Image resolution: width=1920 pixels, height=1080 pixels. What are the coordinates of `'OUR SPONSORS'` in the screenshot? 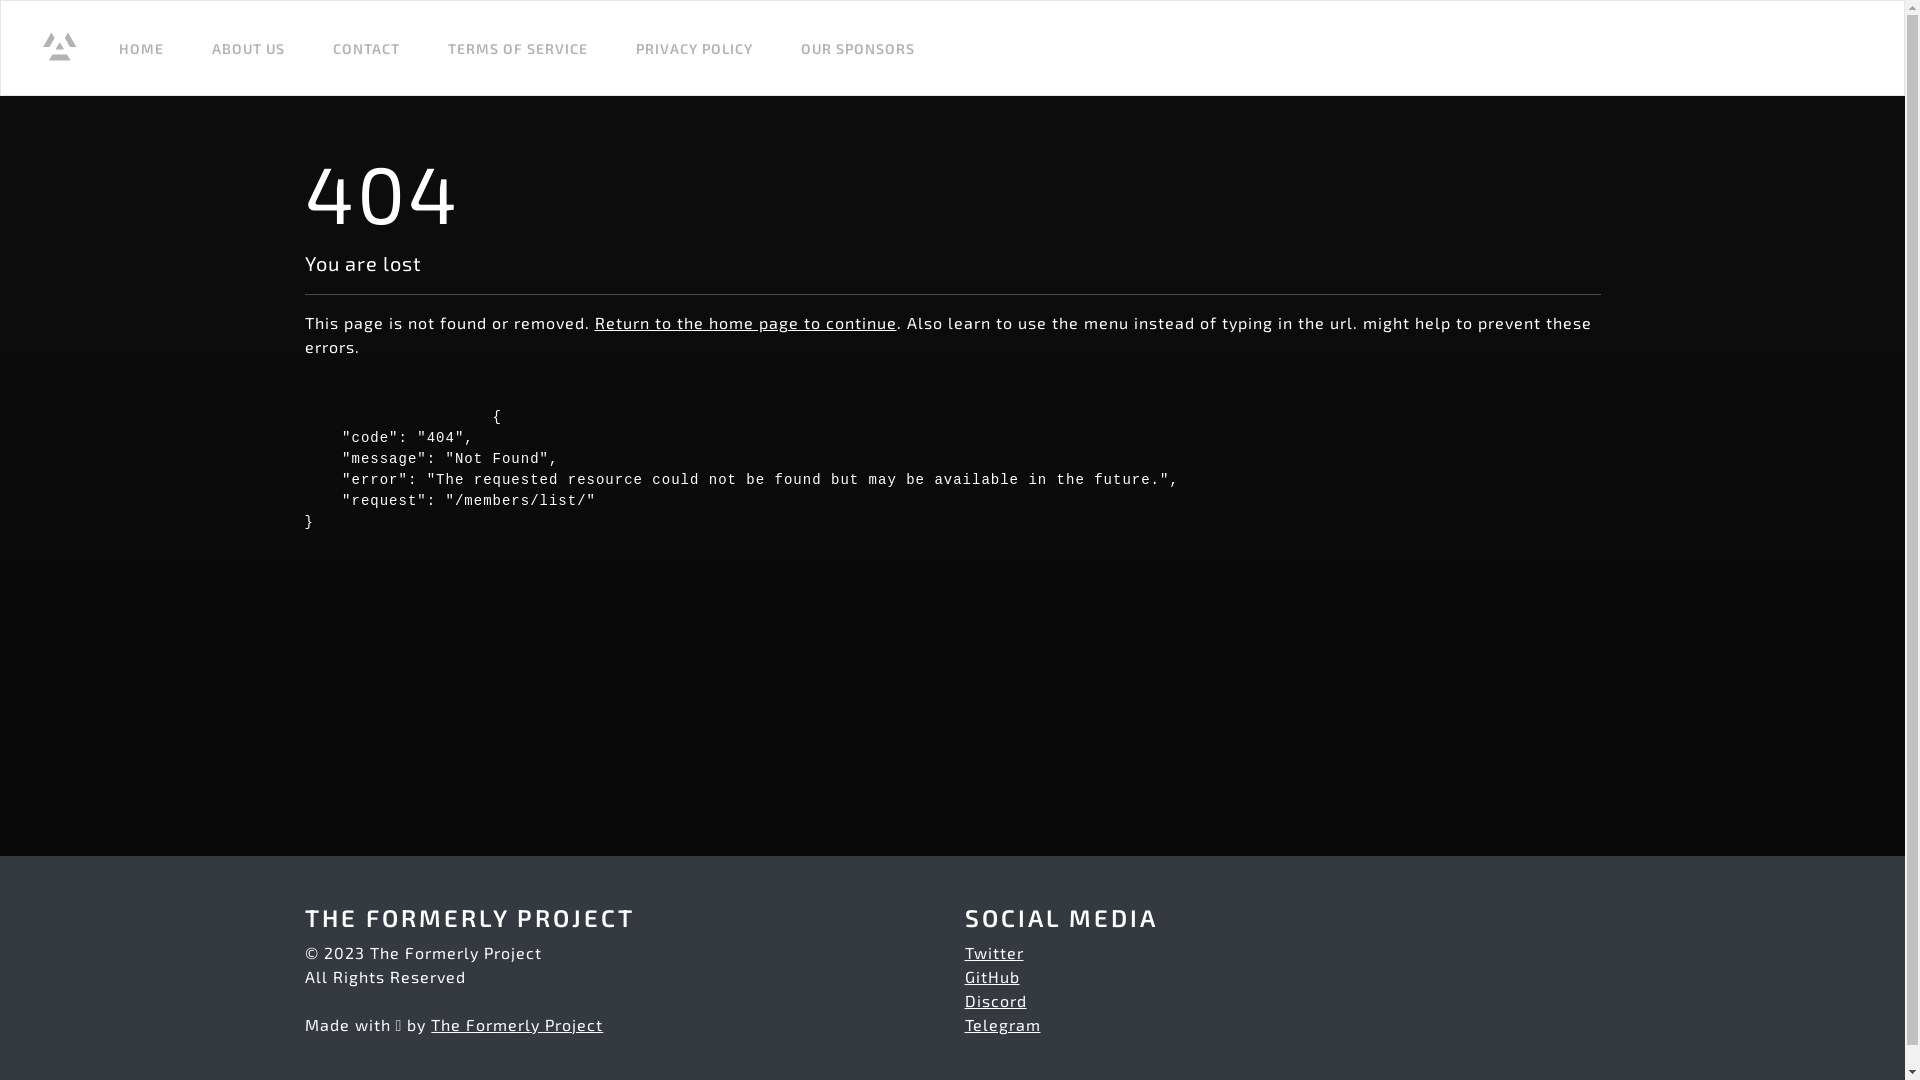 It's located at (791, 46).